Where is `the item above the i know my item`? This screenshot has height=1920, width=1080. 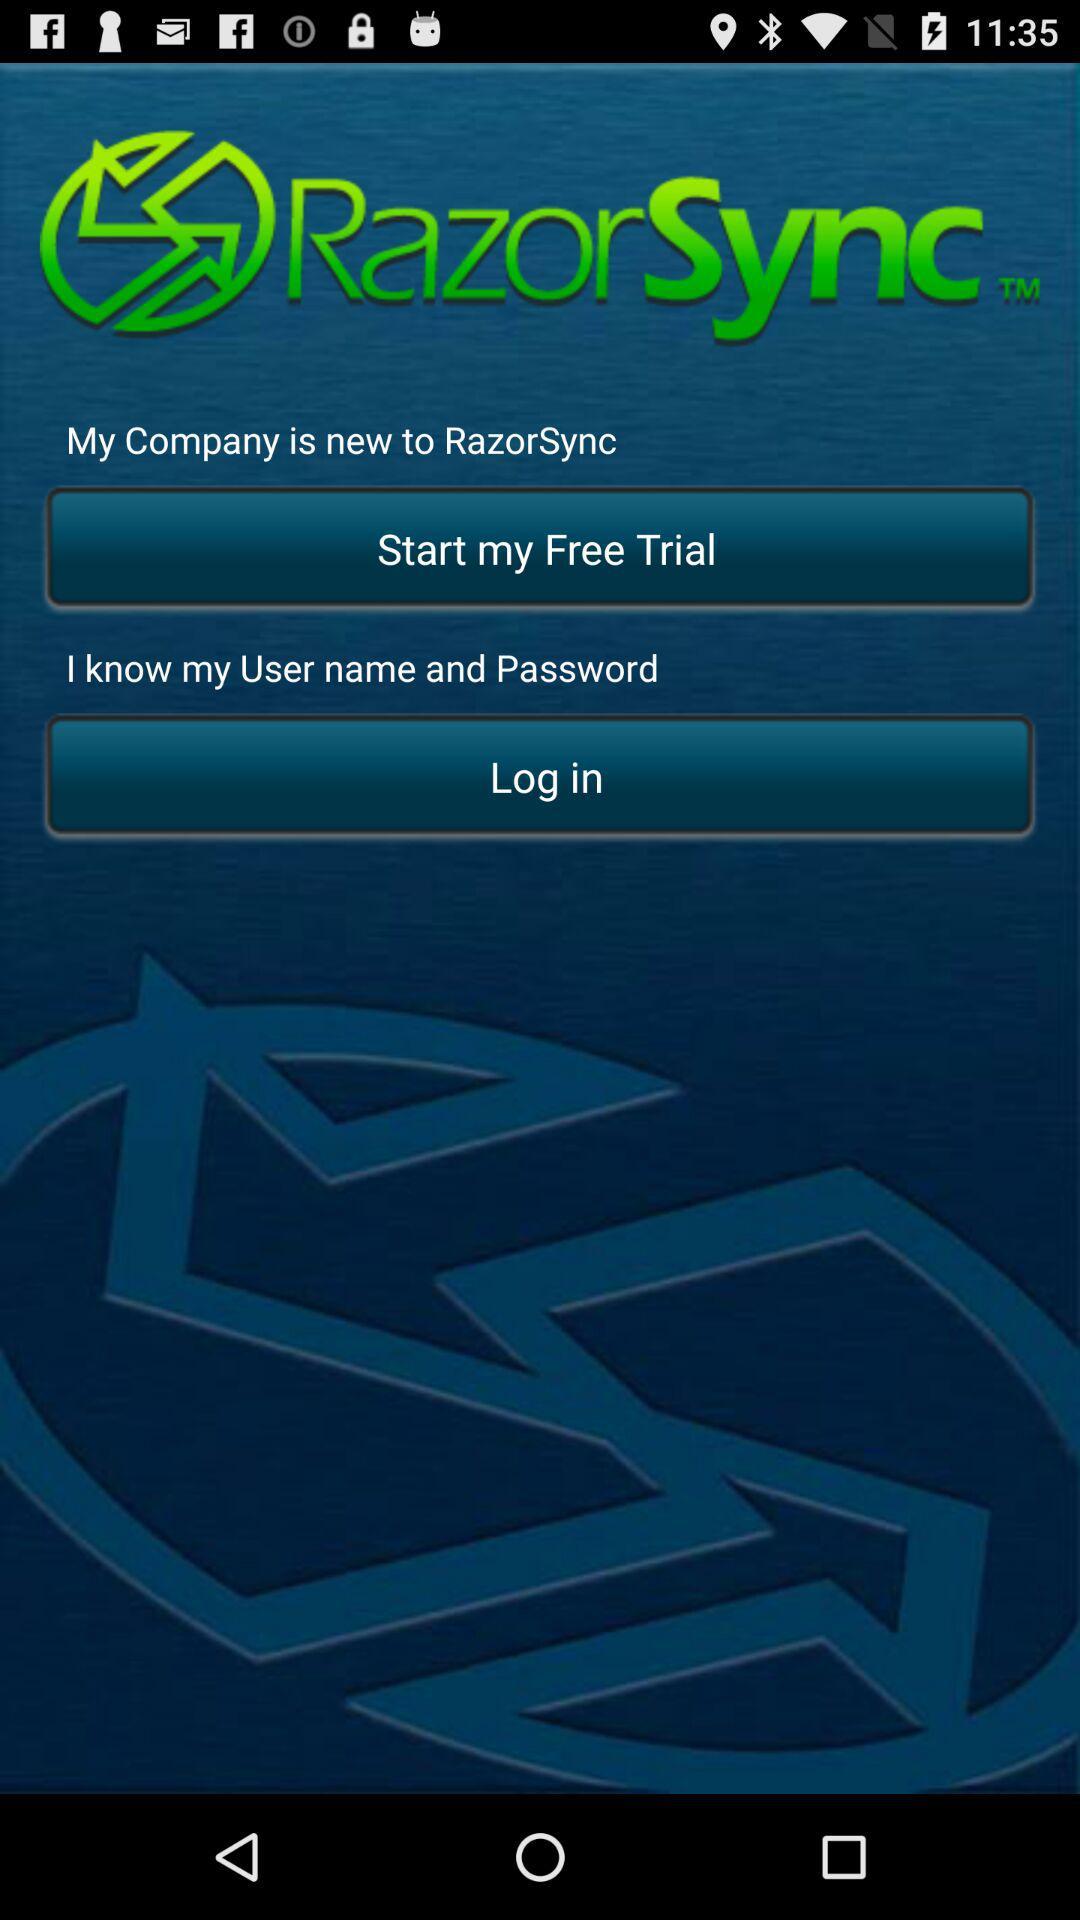 the item above the i know my item is located at coordinates (540, 550).